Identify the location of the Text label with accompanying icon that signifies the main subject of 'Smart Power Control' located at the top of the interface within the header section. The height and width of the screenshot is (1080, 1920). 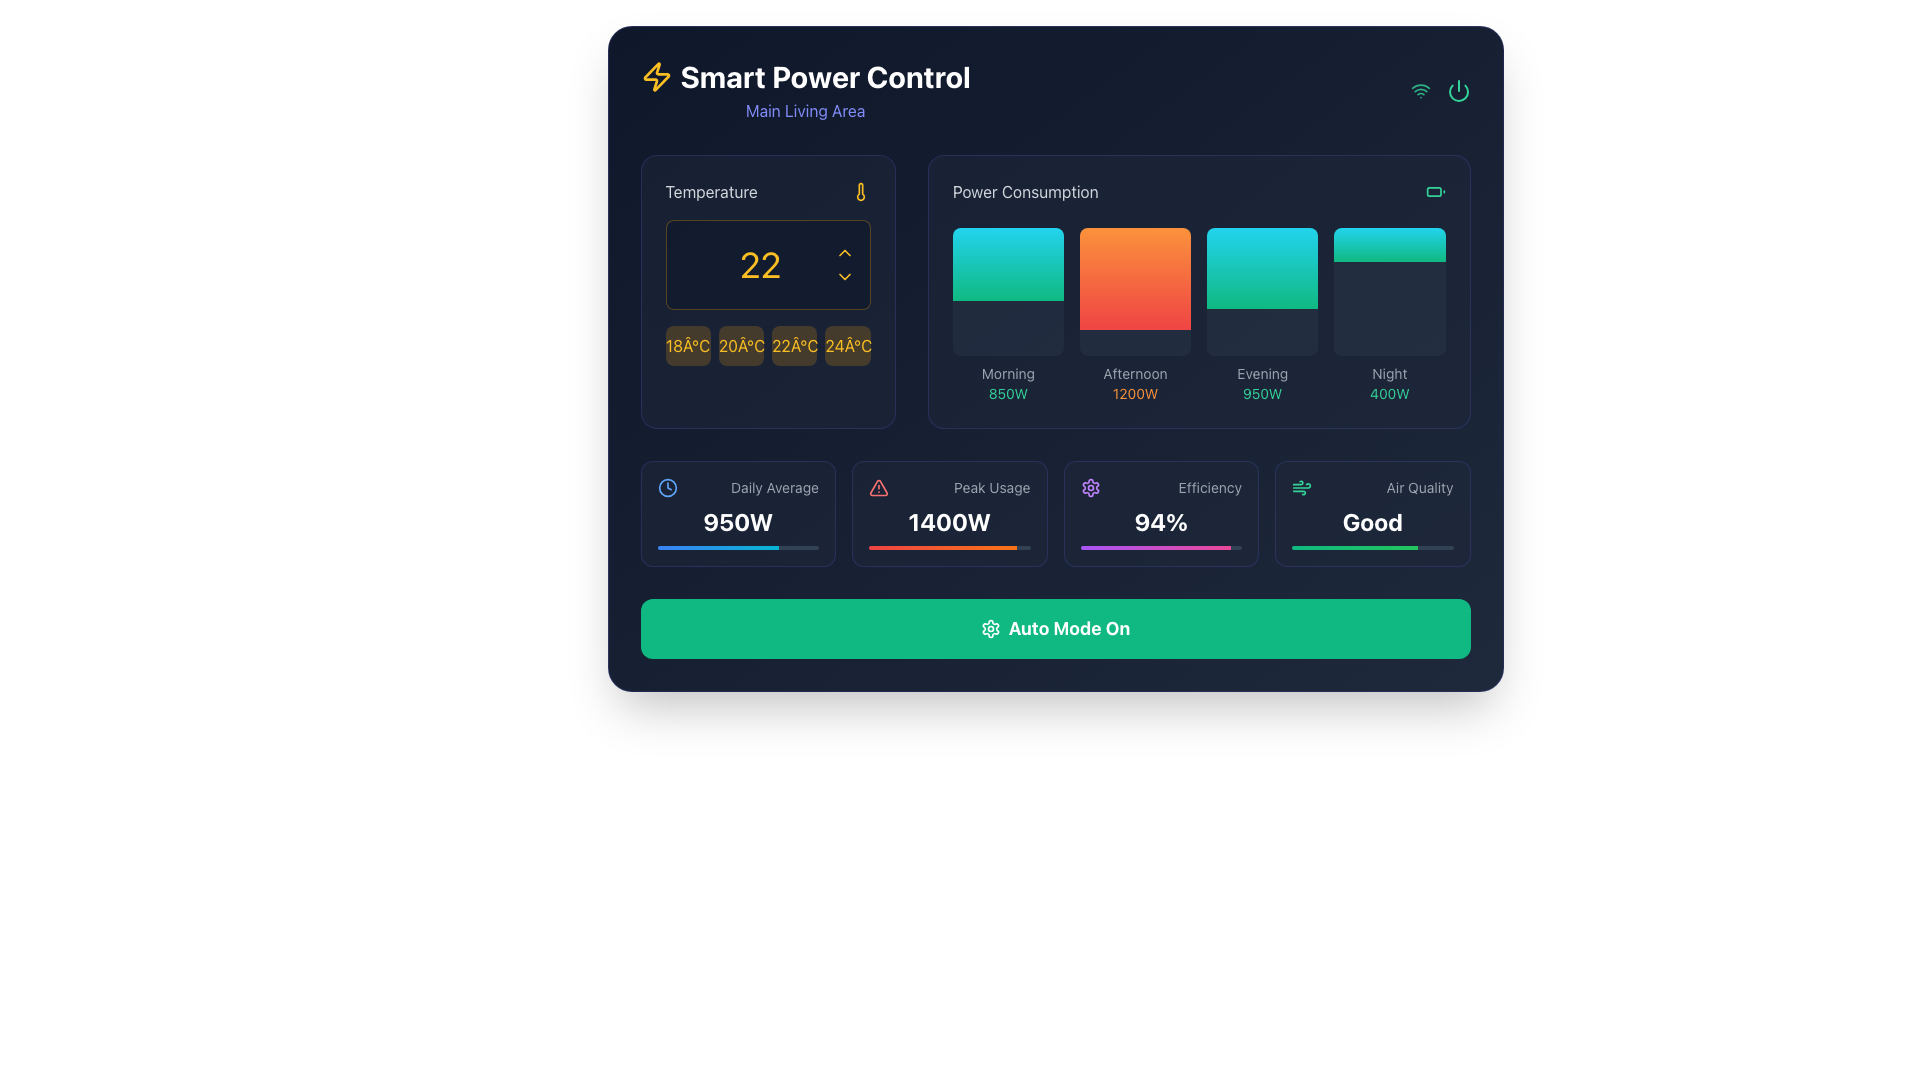
(805, 76).